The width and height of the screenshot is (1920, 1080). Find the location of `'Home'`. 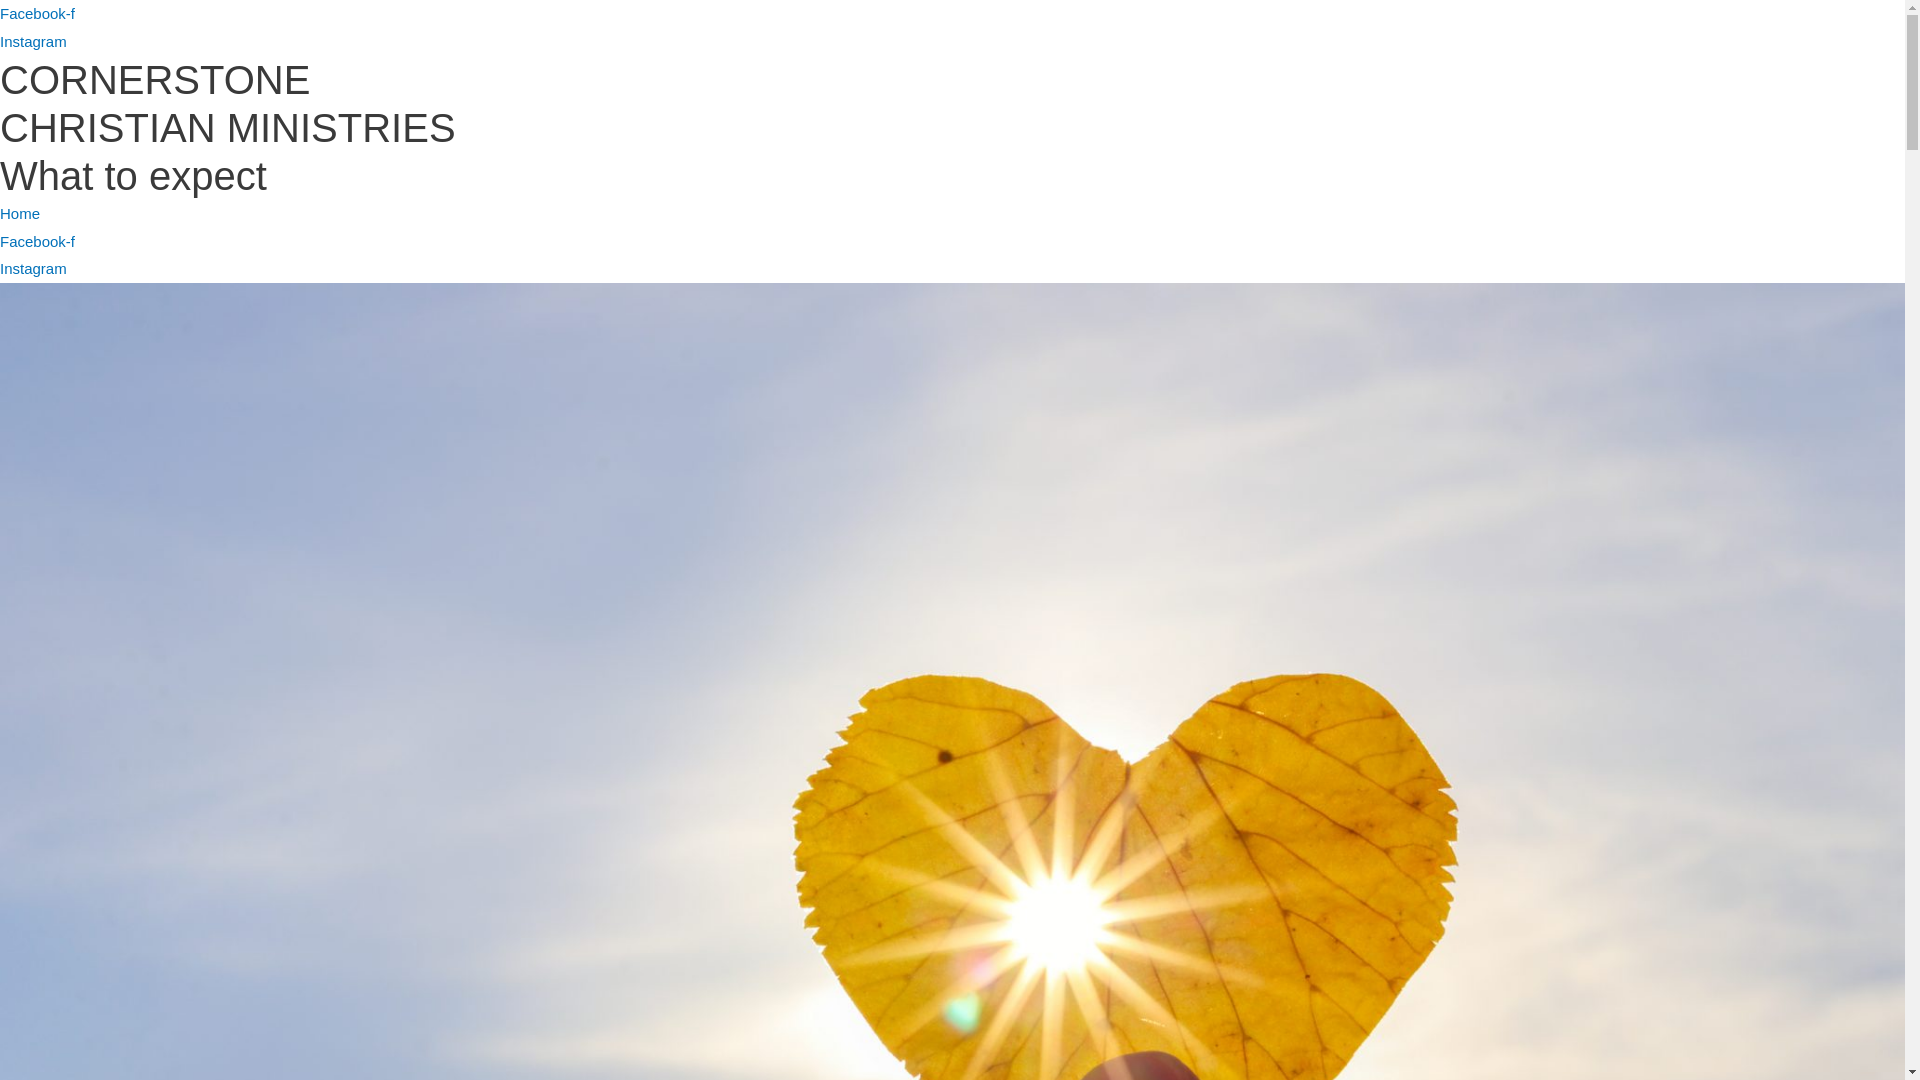

'Home' is located at coordinates (19, 213).